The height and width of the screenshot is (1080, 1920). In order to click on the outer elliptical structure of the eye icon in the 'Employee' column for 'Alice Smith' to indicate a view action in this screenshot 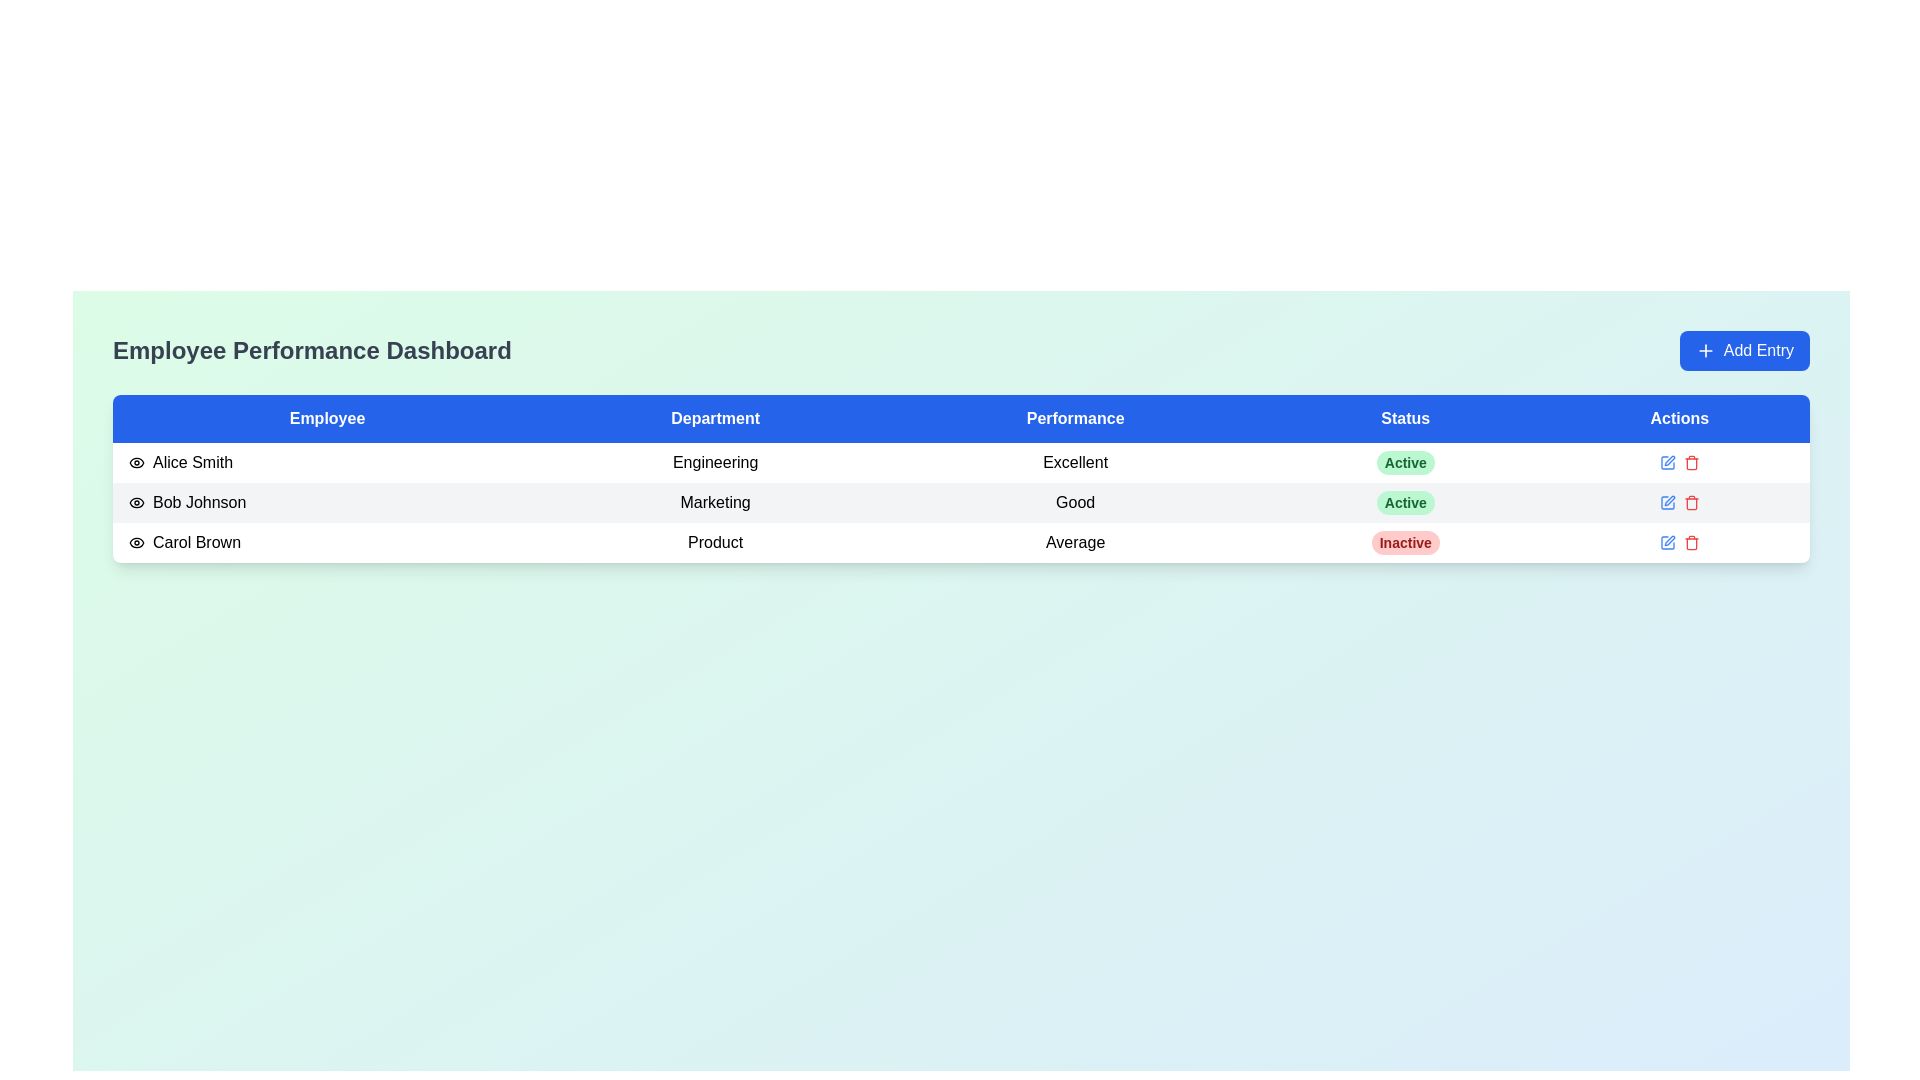, I will do `click(136, 501)`.